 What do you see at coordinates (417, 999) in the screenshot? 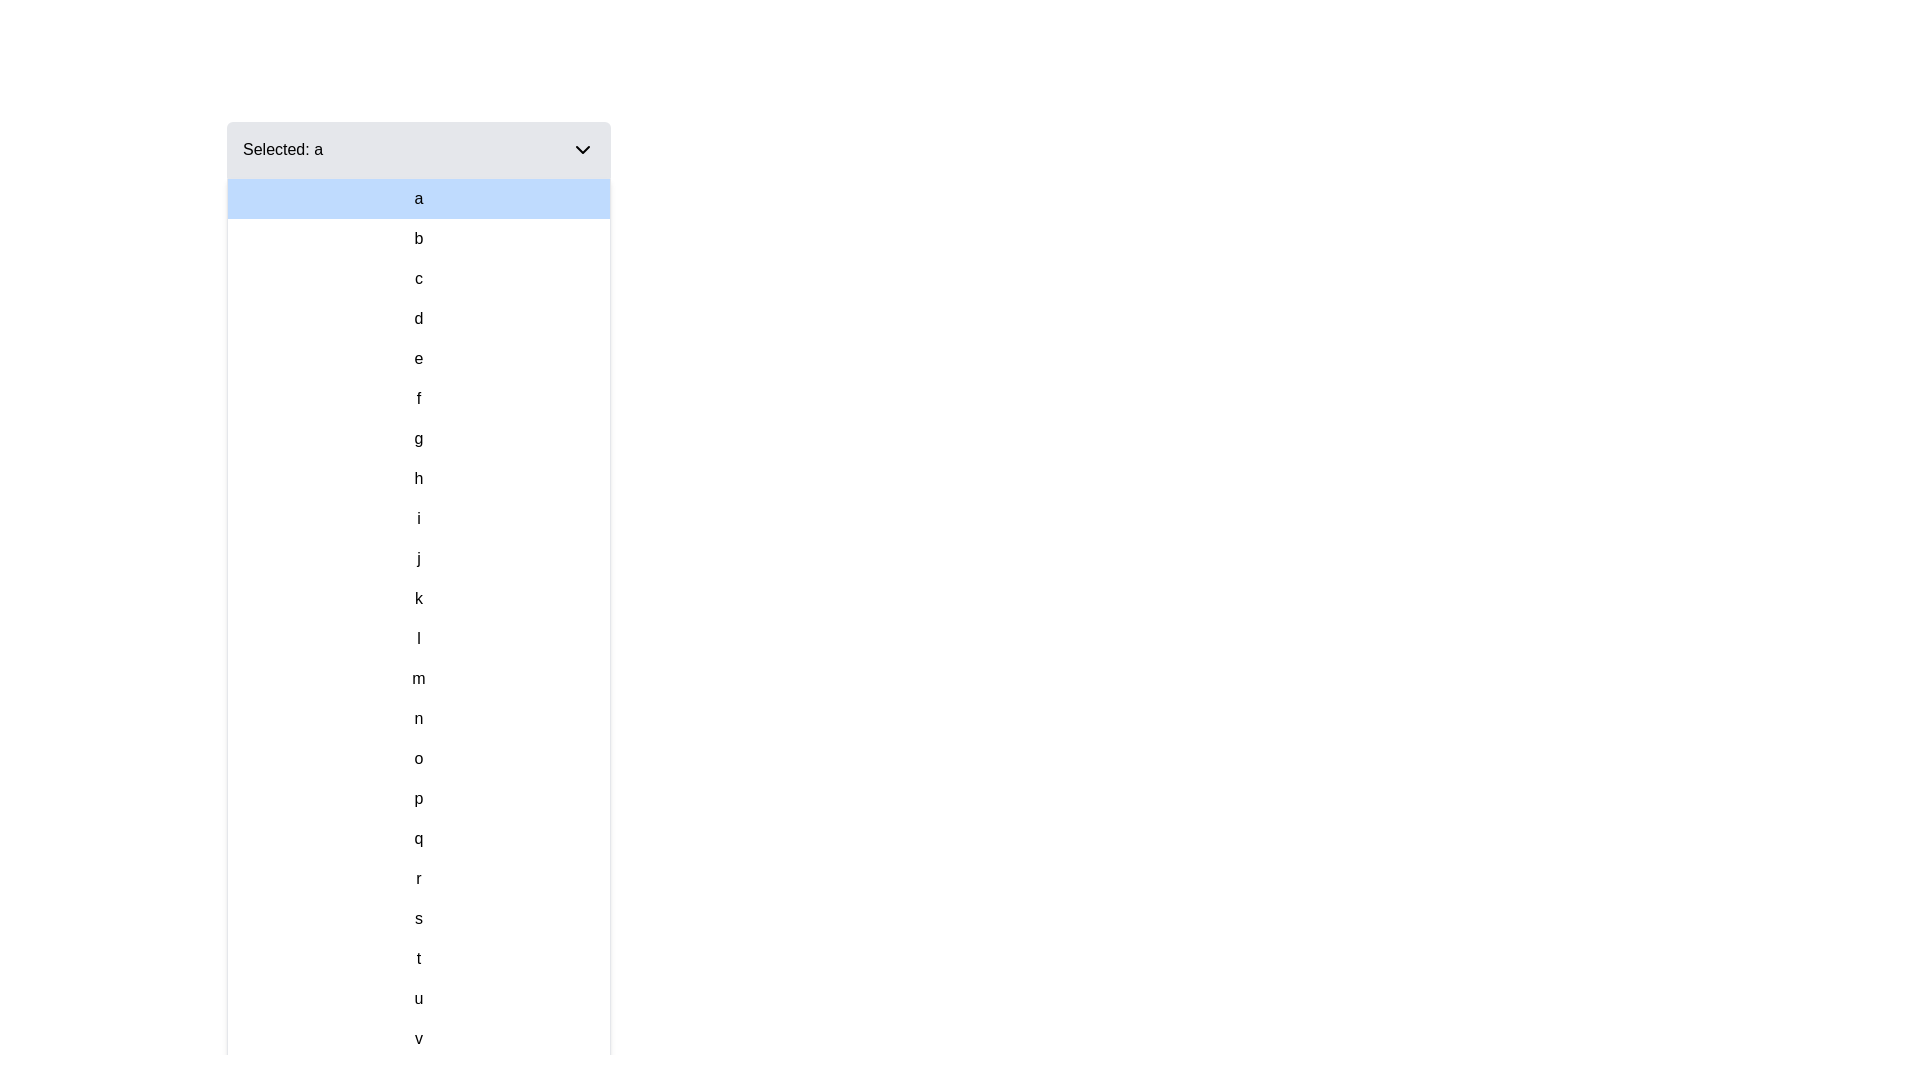
I see `the text item displaying the letter 'u' in a dropdown menu to trigger the visual hover effect` at bounding box center [417, 999].